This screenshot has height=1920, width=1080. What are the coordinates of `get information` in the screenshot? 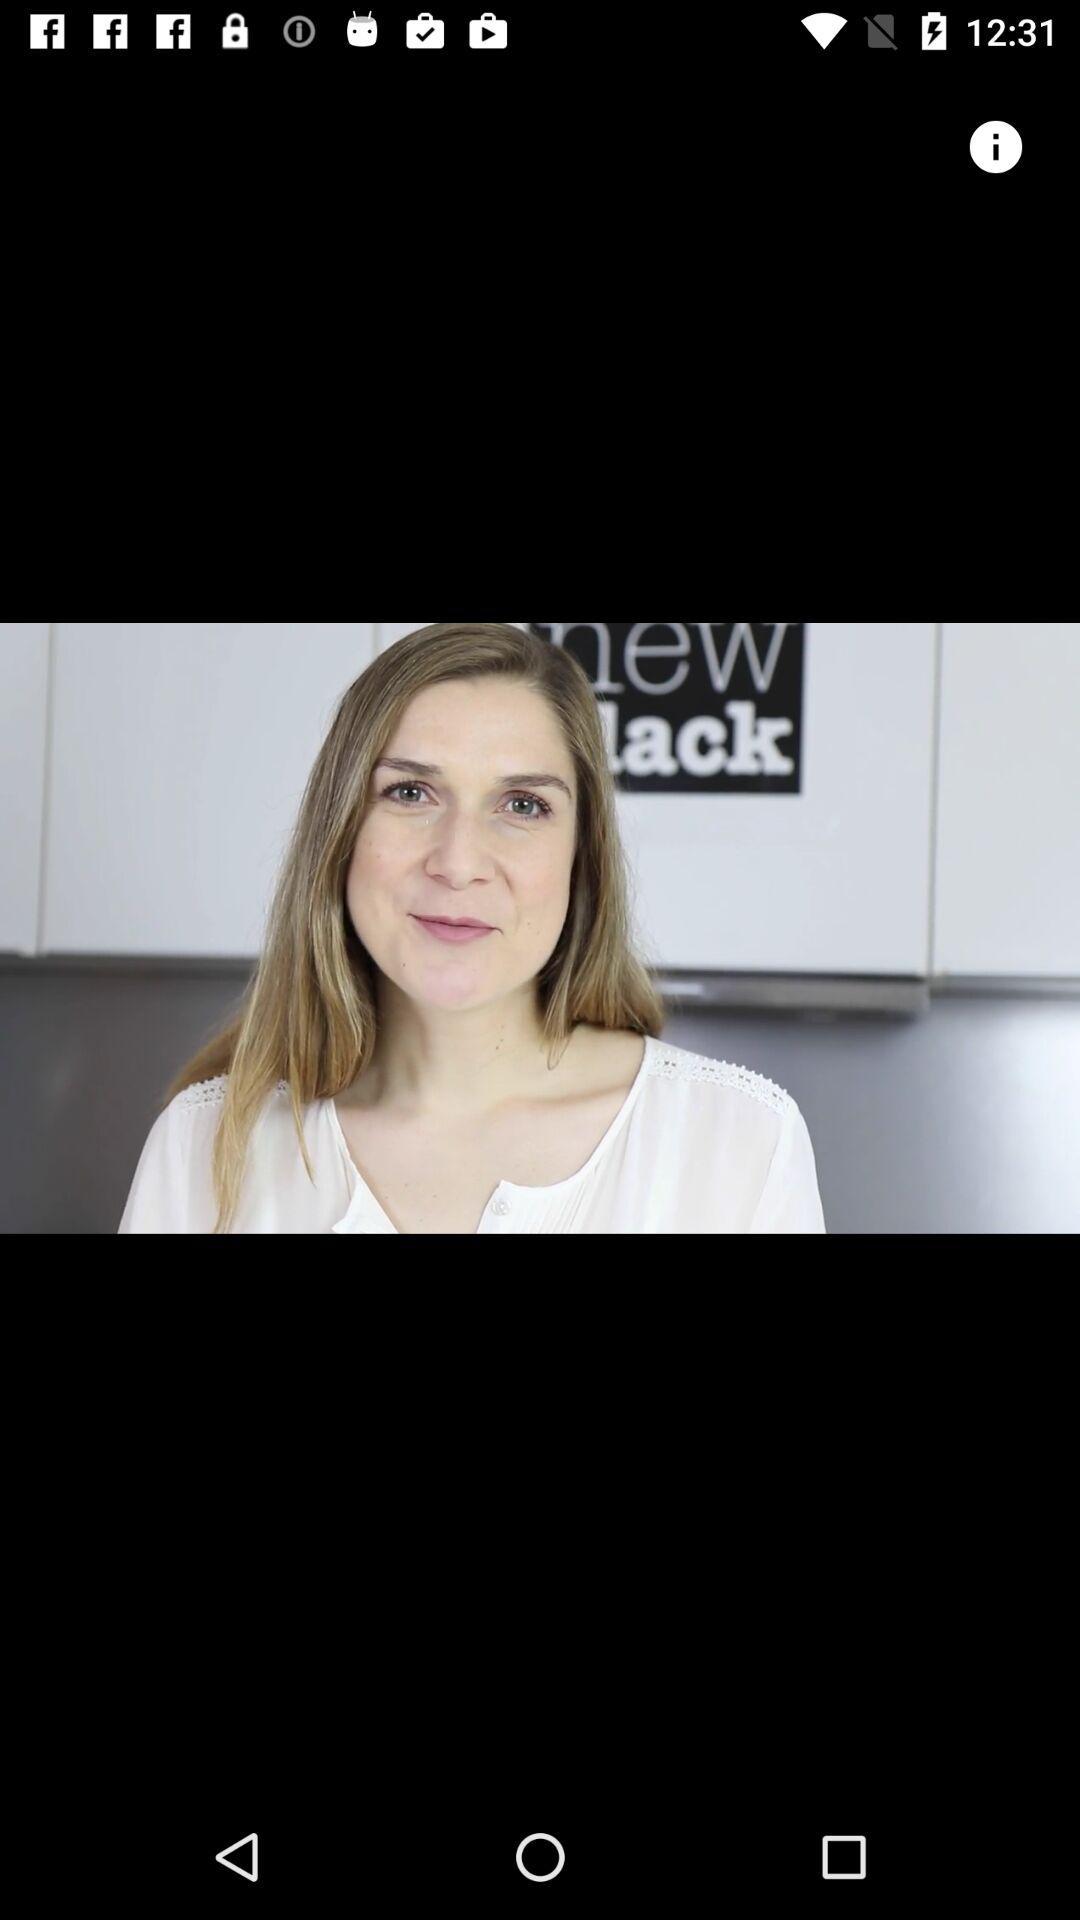 It's located at (995, 146).